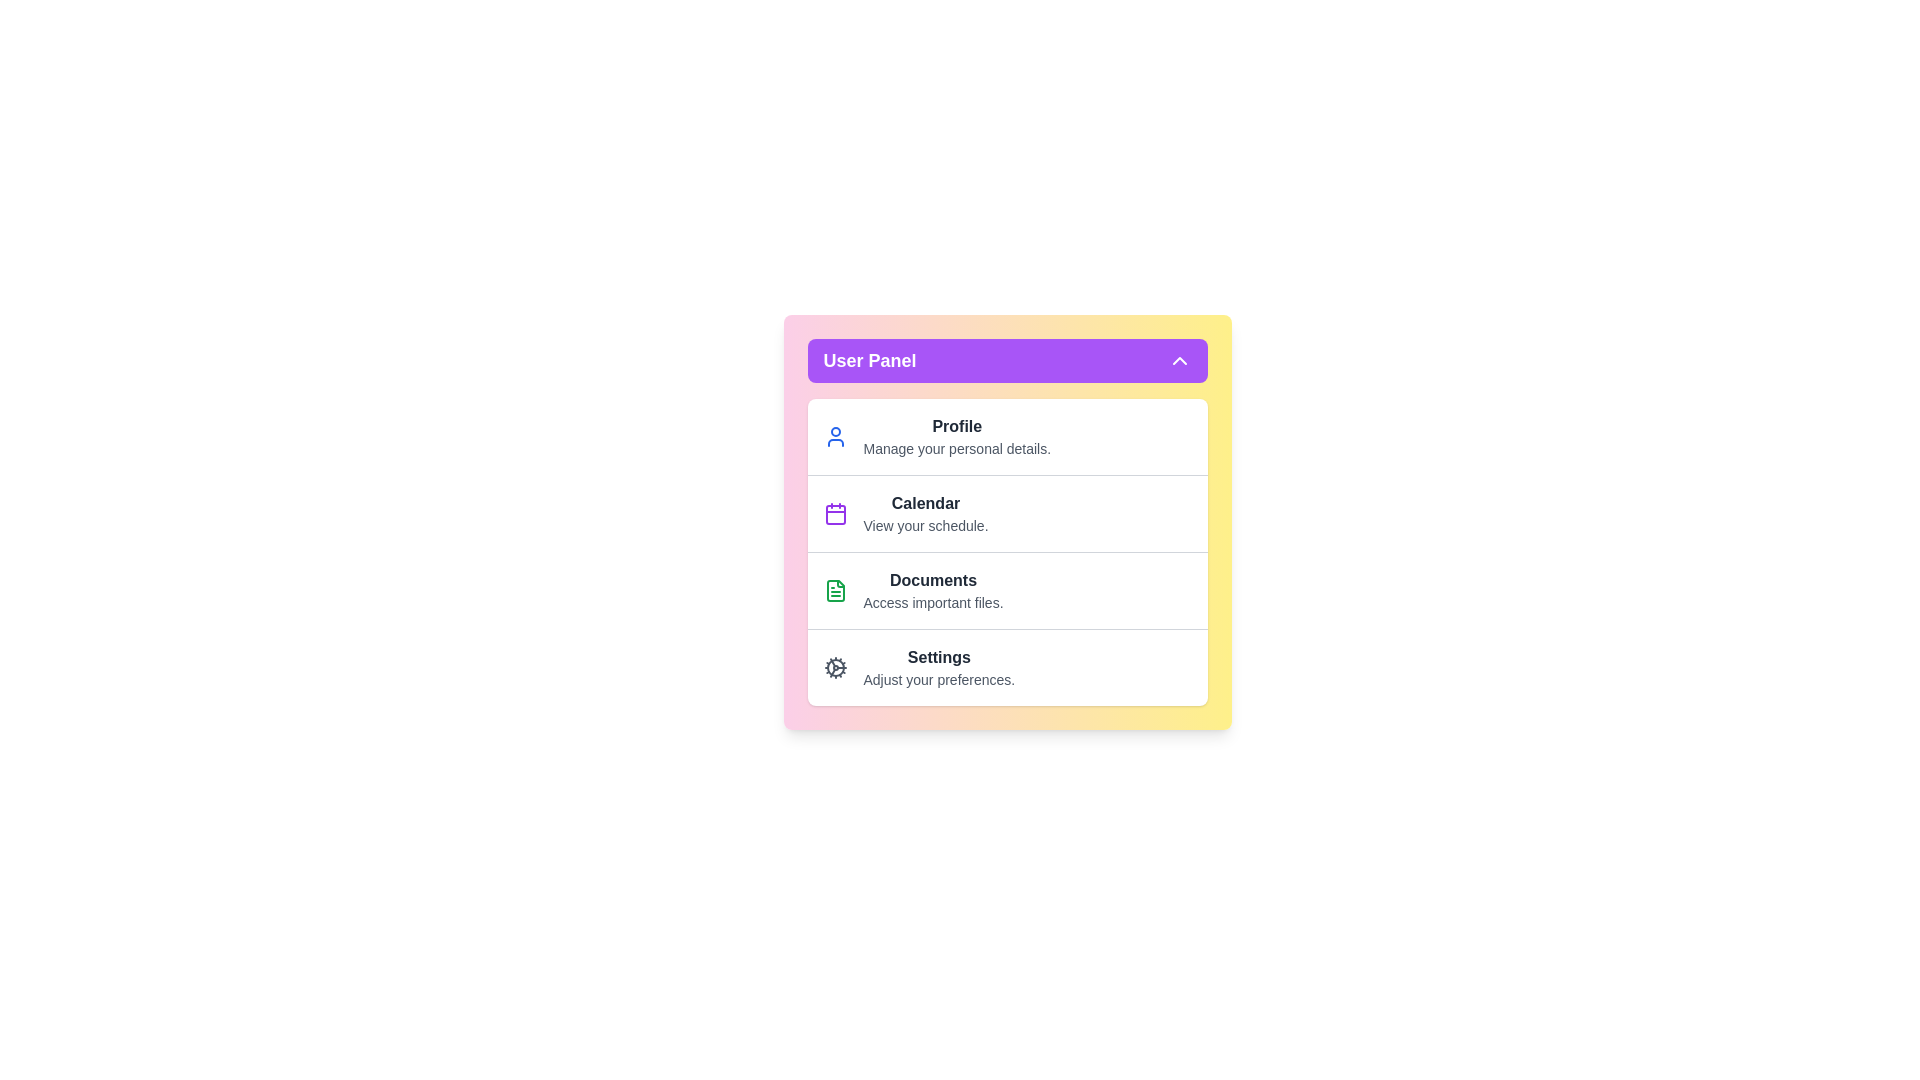 The width and height of the screenshot is (1920, 1080). I want to click on the 'Settings' text element located in the User Panel, so click(938, 667).